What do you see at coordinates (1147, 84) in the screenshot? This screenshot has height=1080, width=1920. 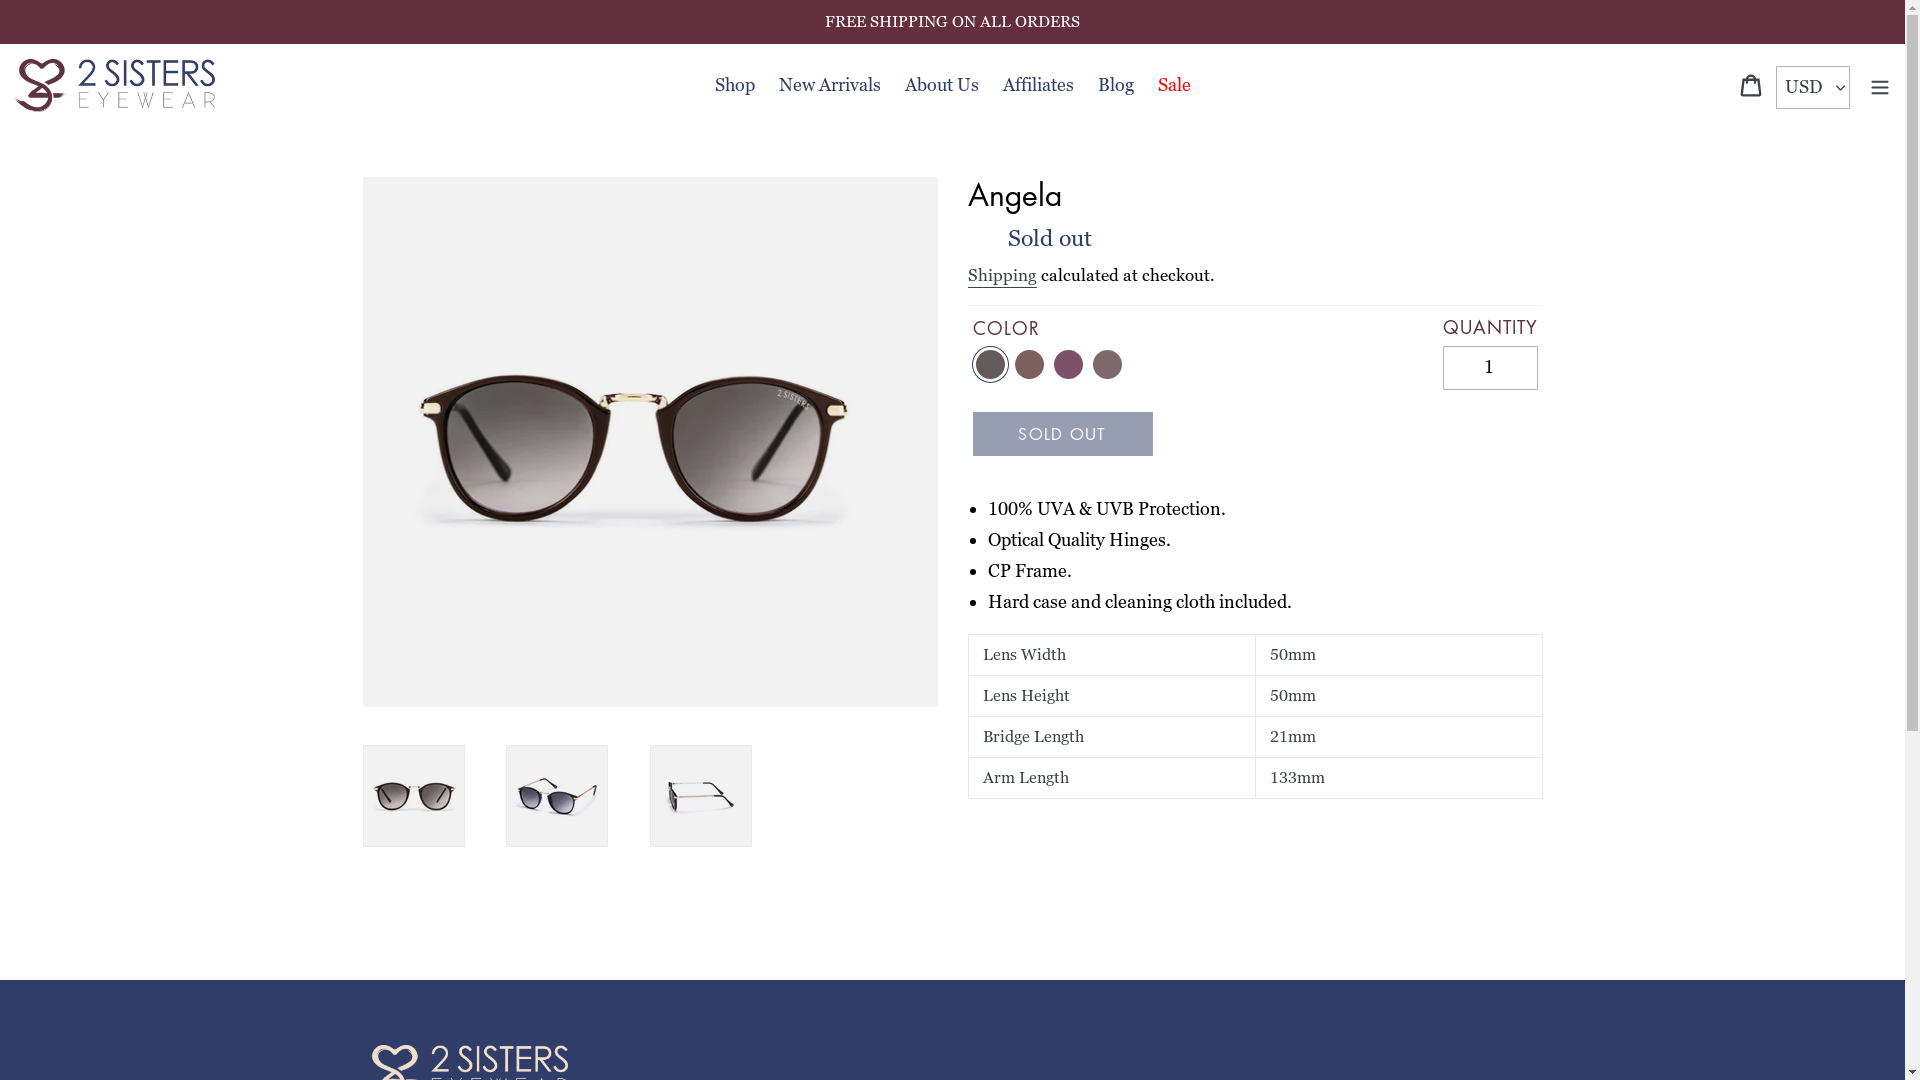 I see `'Sale'` at bounding box center [1147, 84].